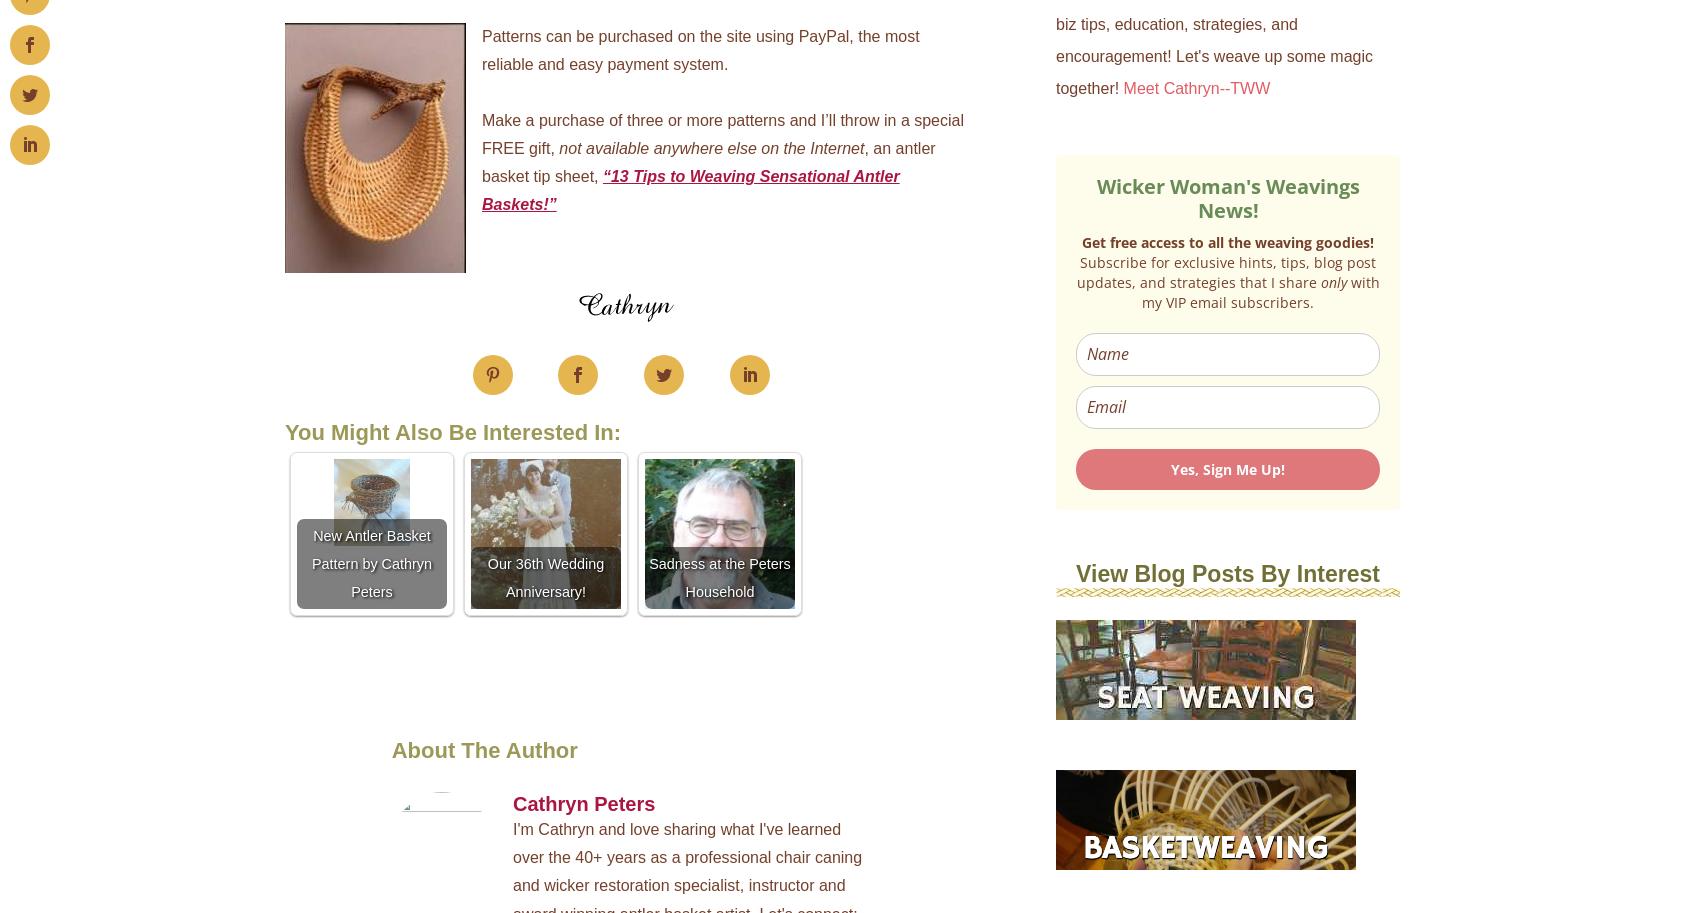  I want to click on 'with my VIP email subscribers.', so click(1142, 290).